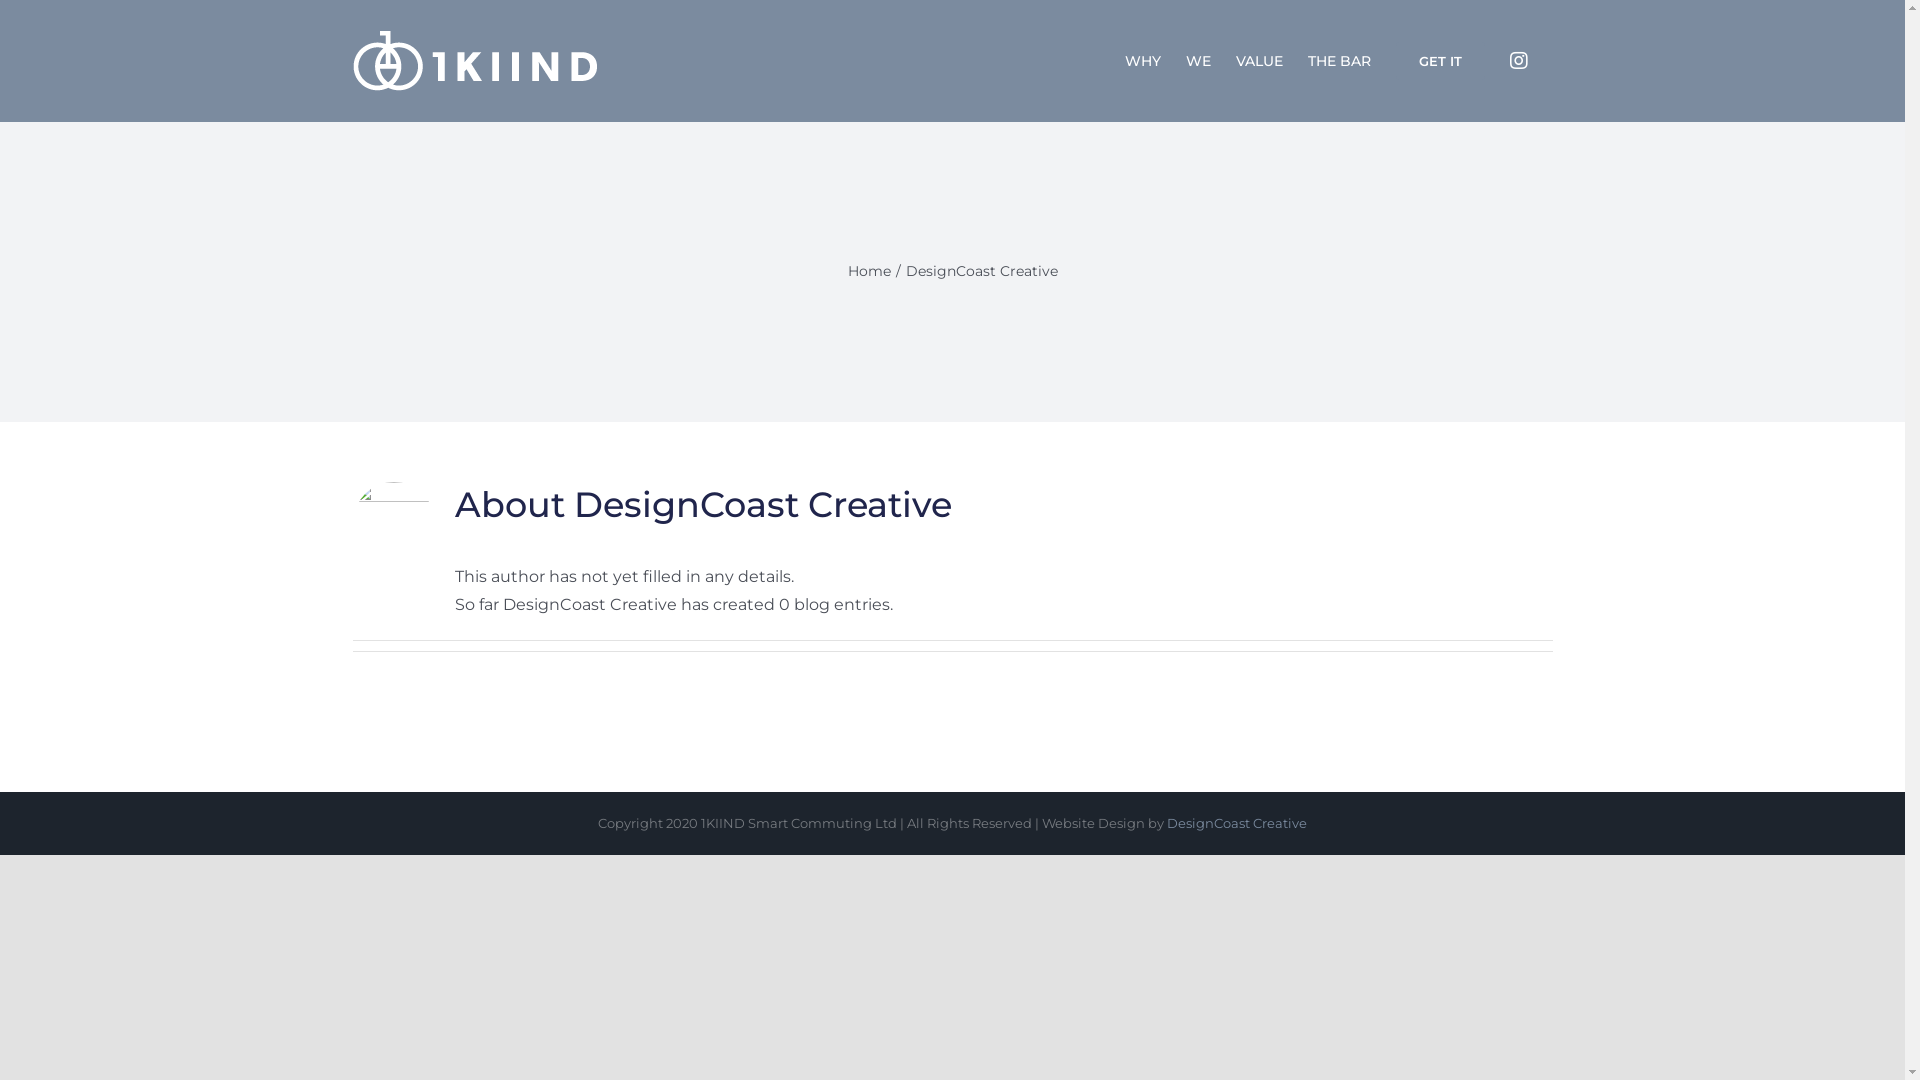  What do you see at coordinates (1258, 60) in the screenshot?
I see `'VALUE'` at bounding box center [1258, 60].